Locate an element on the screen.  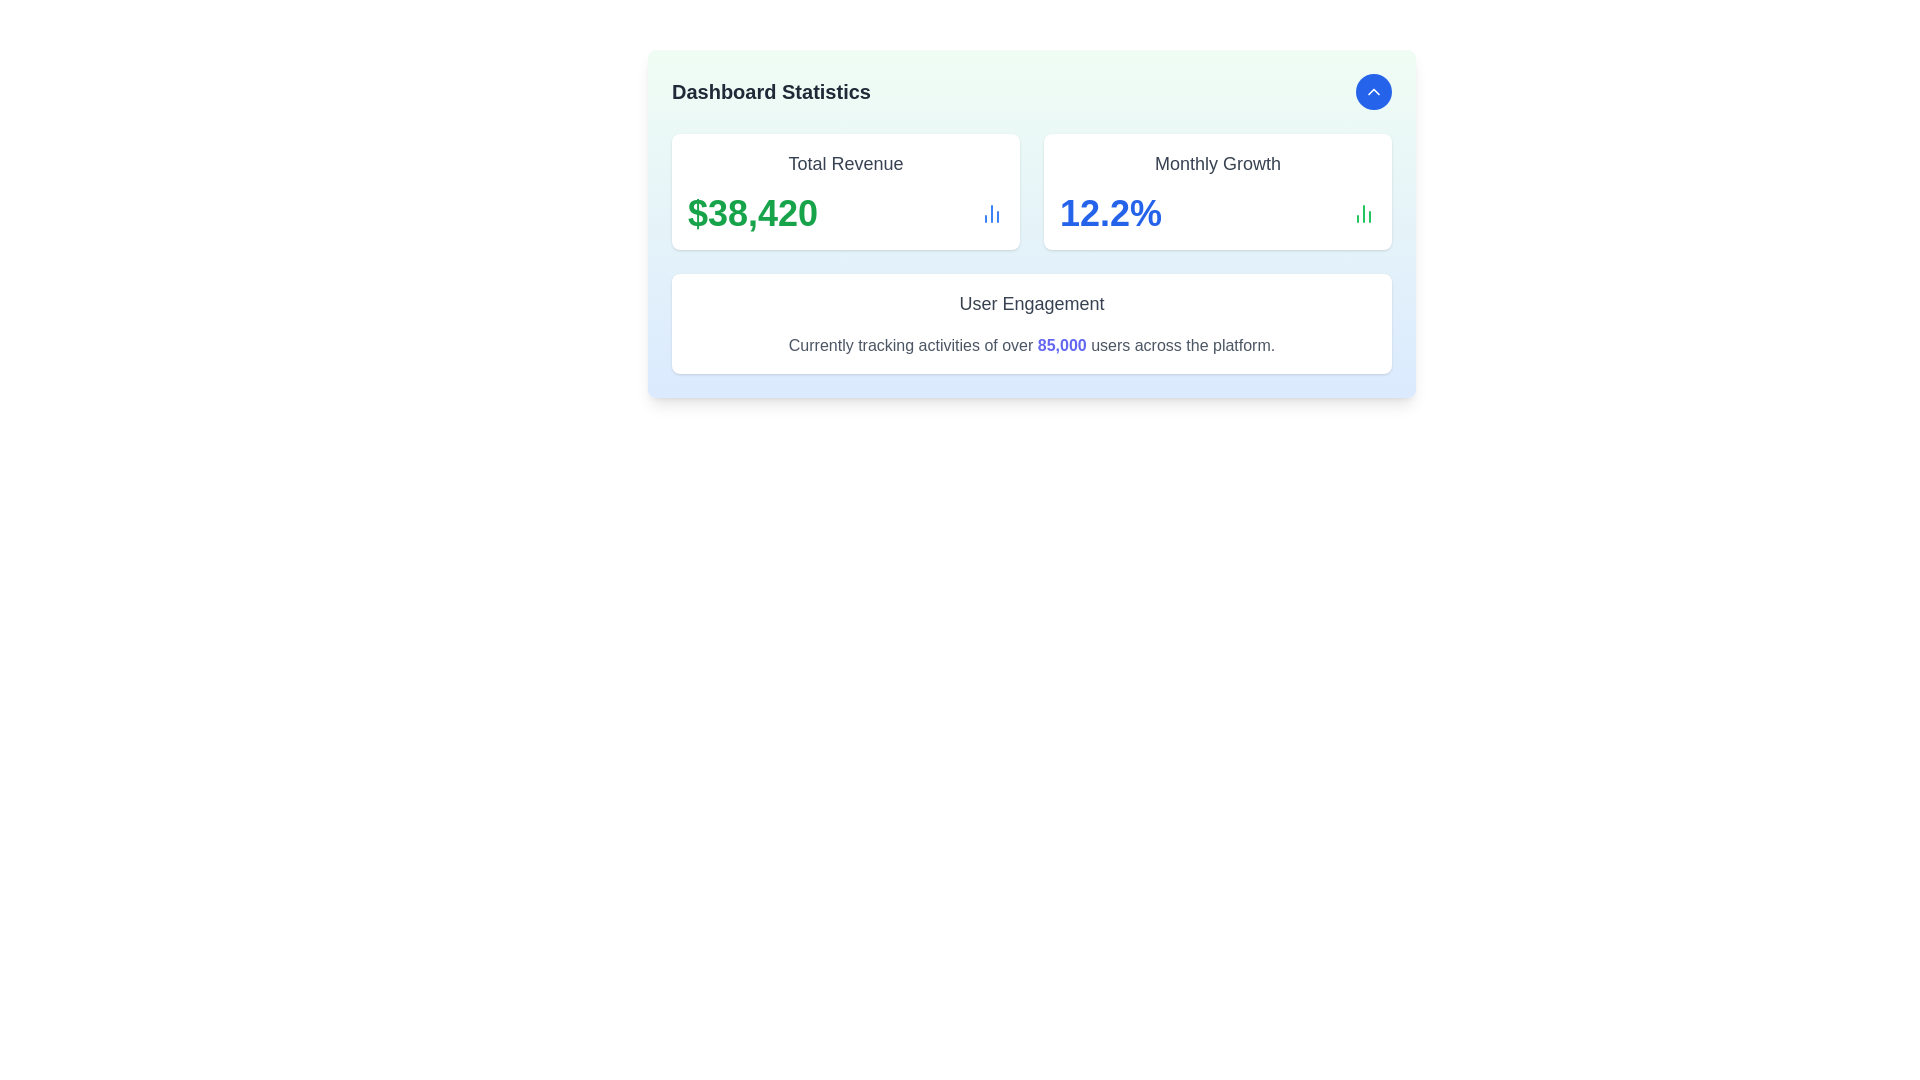
the blue bar chart icon located to the right of the '$38,420' text in the 'Total Revenue' section of the 'Dashboard Statistics' panel is located at coordinates (992, 213).